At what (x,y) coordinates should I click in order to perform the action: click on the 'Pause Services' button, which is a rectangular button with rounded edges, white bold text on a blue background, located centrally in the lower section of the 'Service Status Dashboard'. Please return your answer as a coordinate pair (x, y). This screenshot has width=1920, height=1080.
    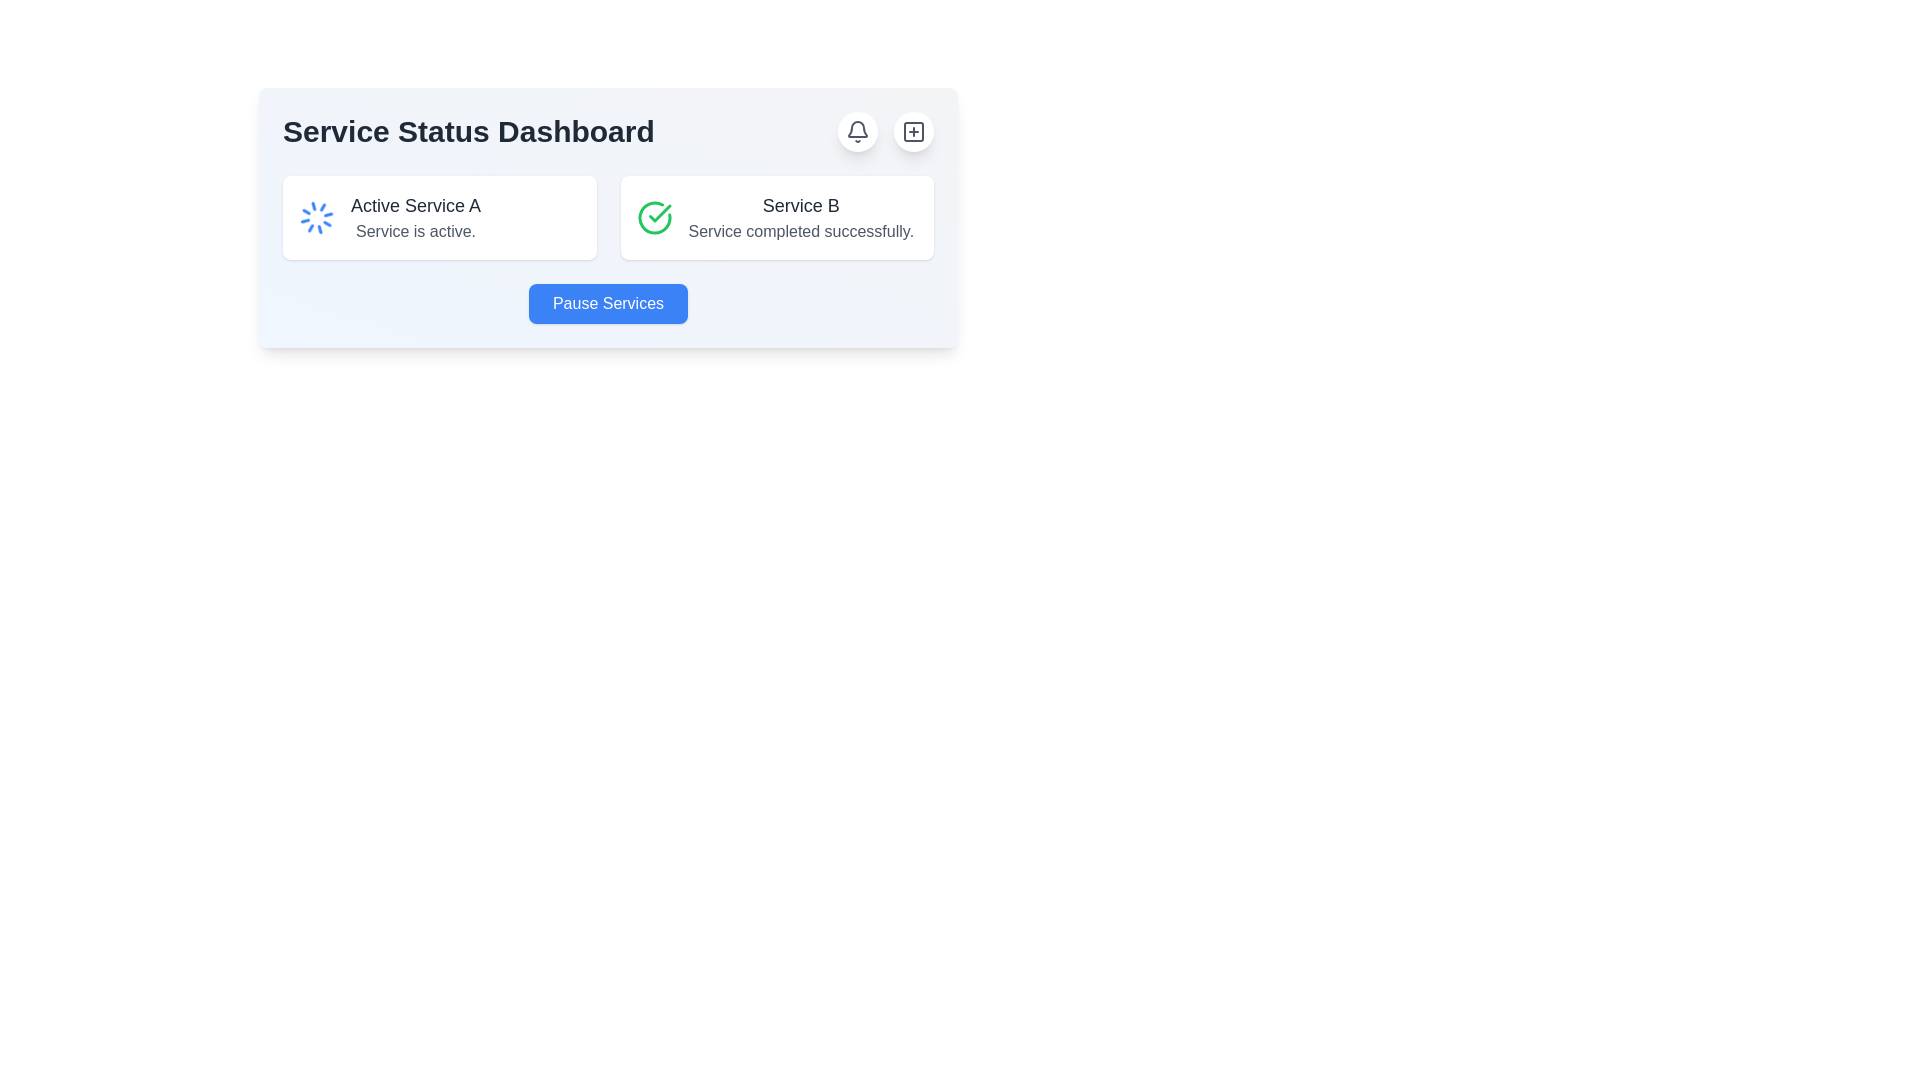
    Looking at the image, I should click on (607, 304).